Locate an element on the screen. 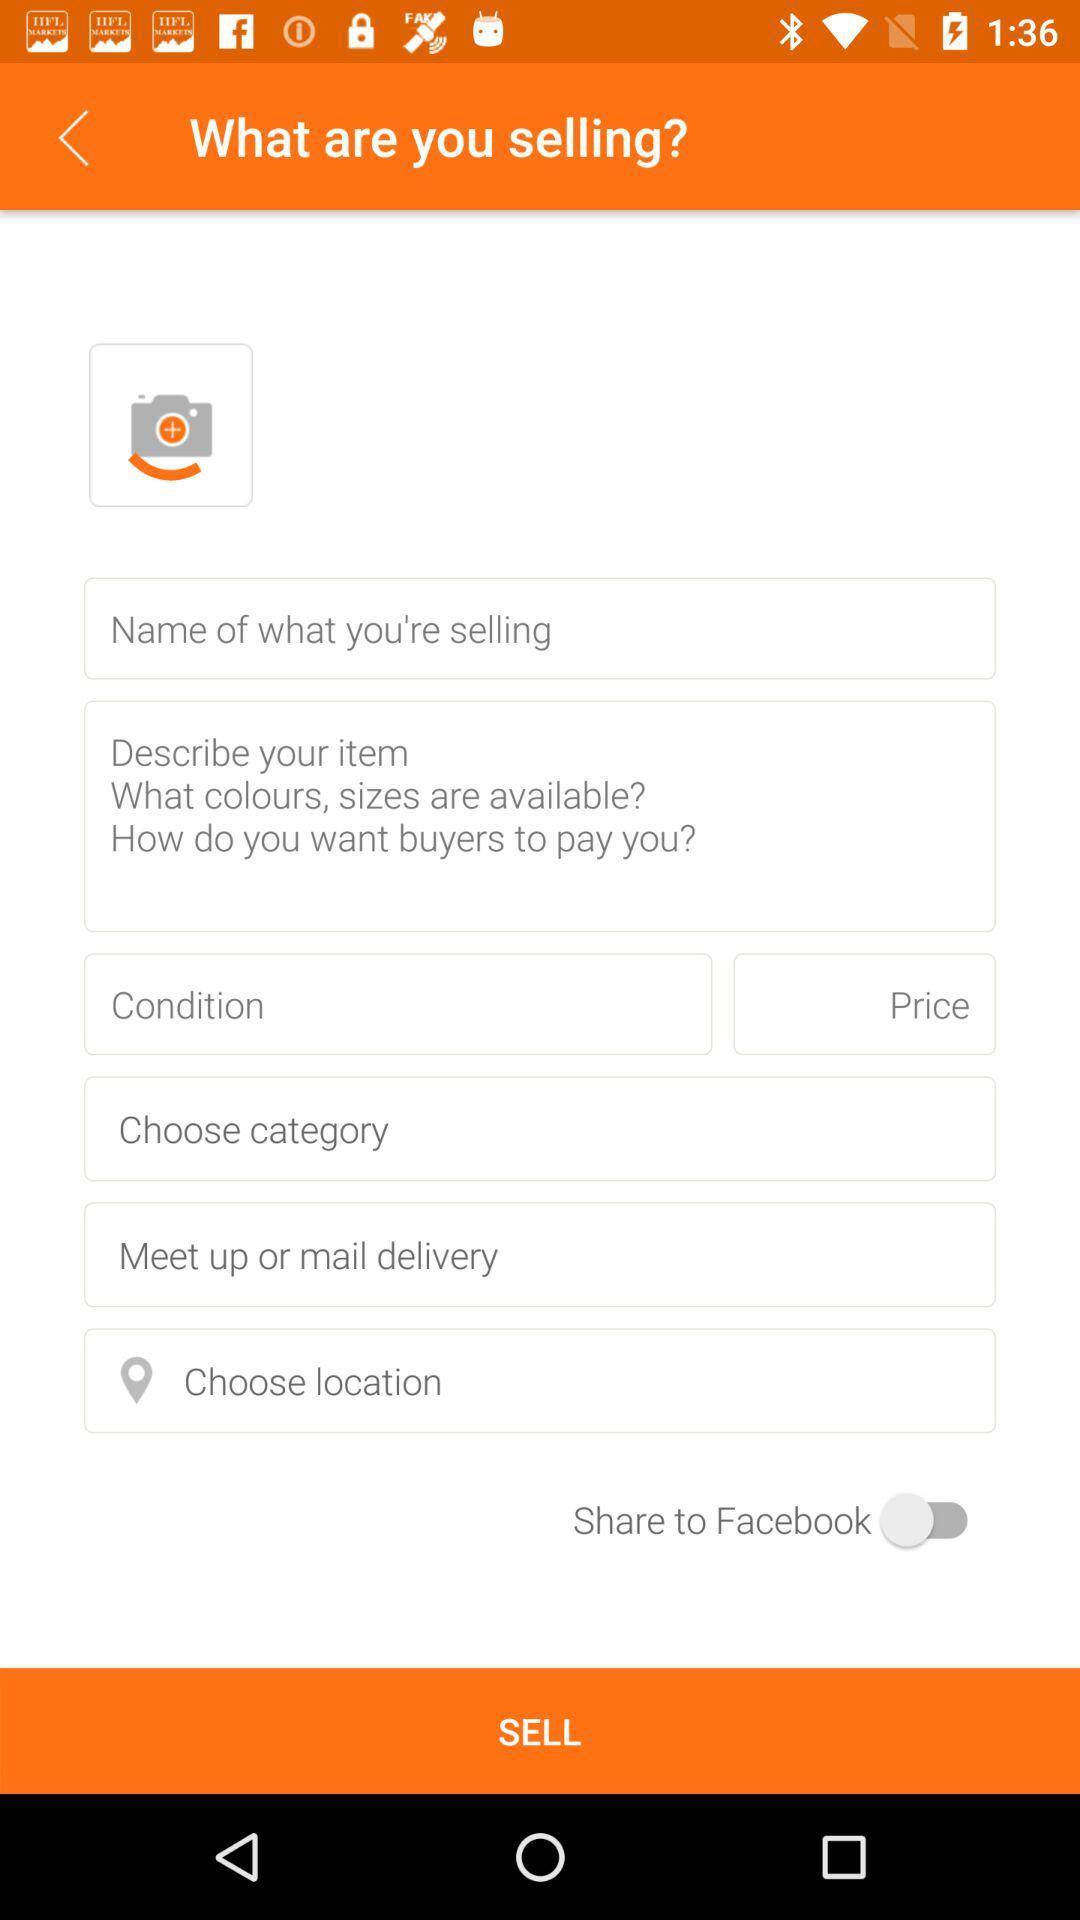  the item below the meet up or is located at coordinates (540, 1379).